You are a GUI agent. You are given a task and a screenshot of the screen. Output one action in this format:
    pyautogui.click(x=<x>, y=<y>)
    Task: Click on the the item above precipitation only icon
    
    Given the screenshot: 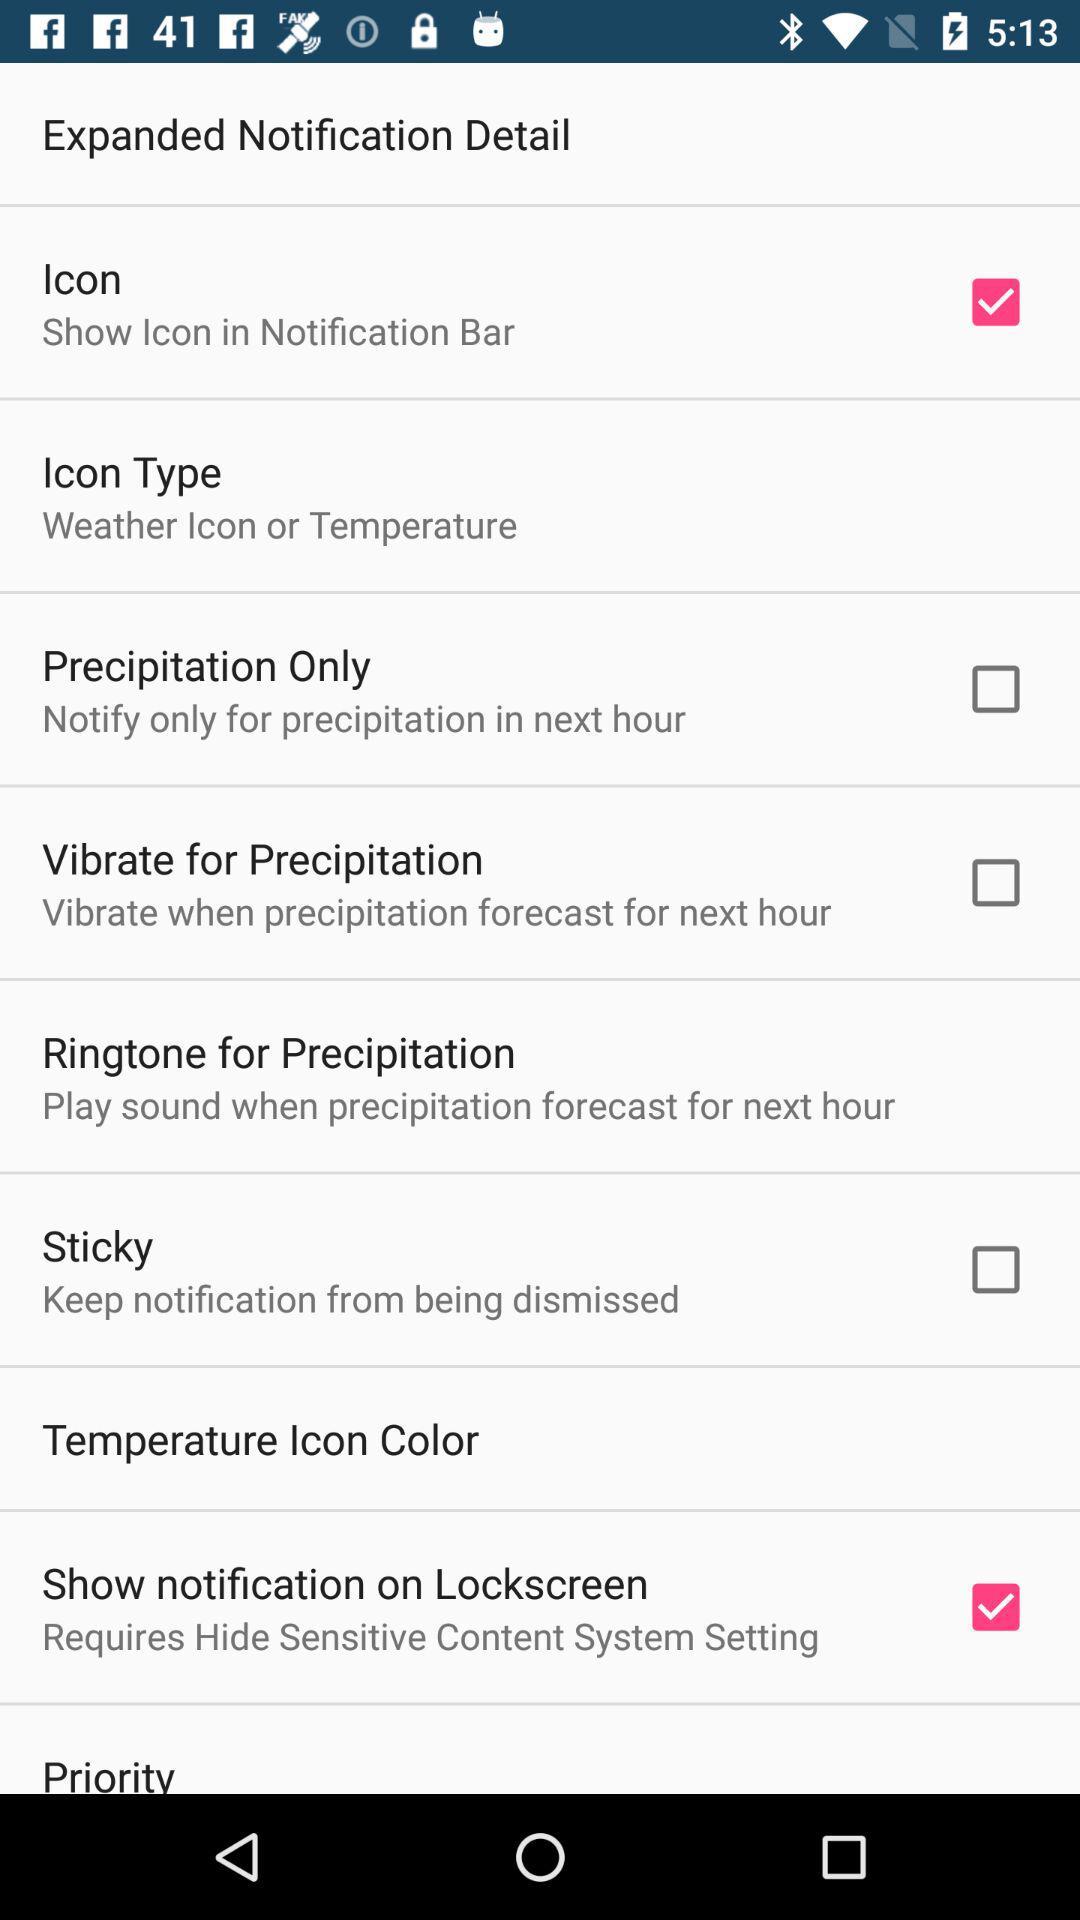 What is the action you would take?
    pyautogui.click(x=279, y=524)
    